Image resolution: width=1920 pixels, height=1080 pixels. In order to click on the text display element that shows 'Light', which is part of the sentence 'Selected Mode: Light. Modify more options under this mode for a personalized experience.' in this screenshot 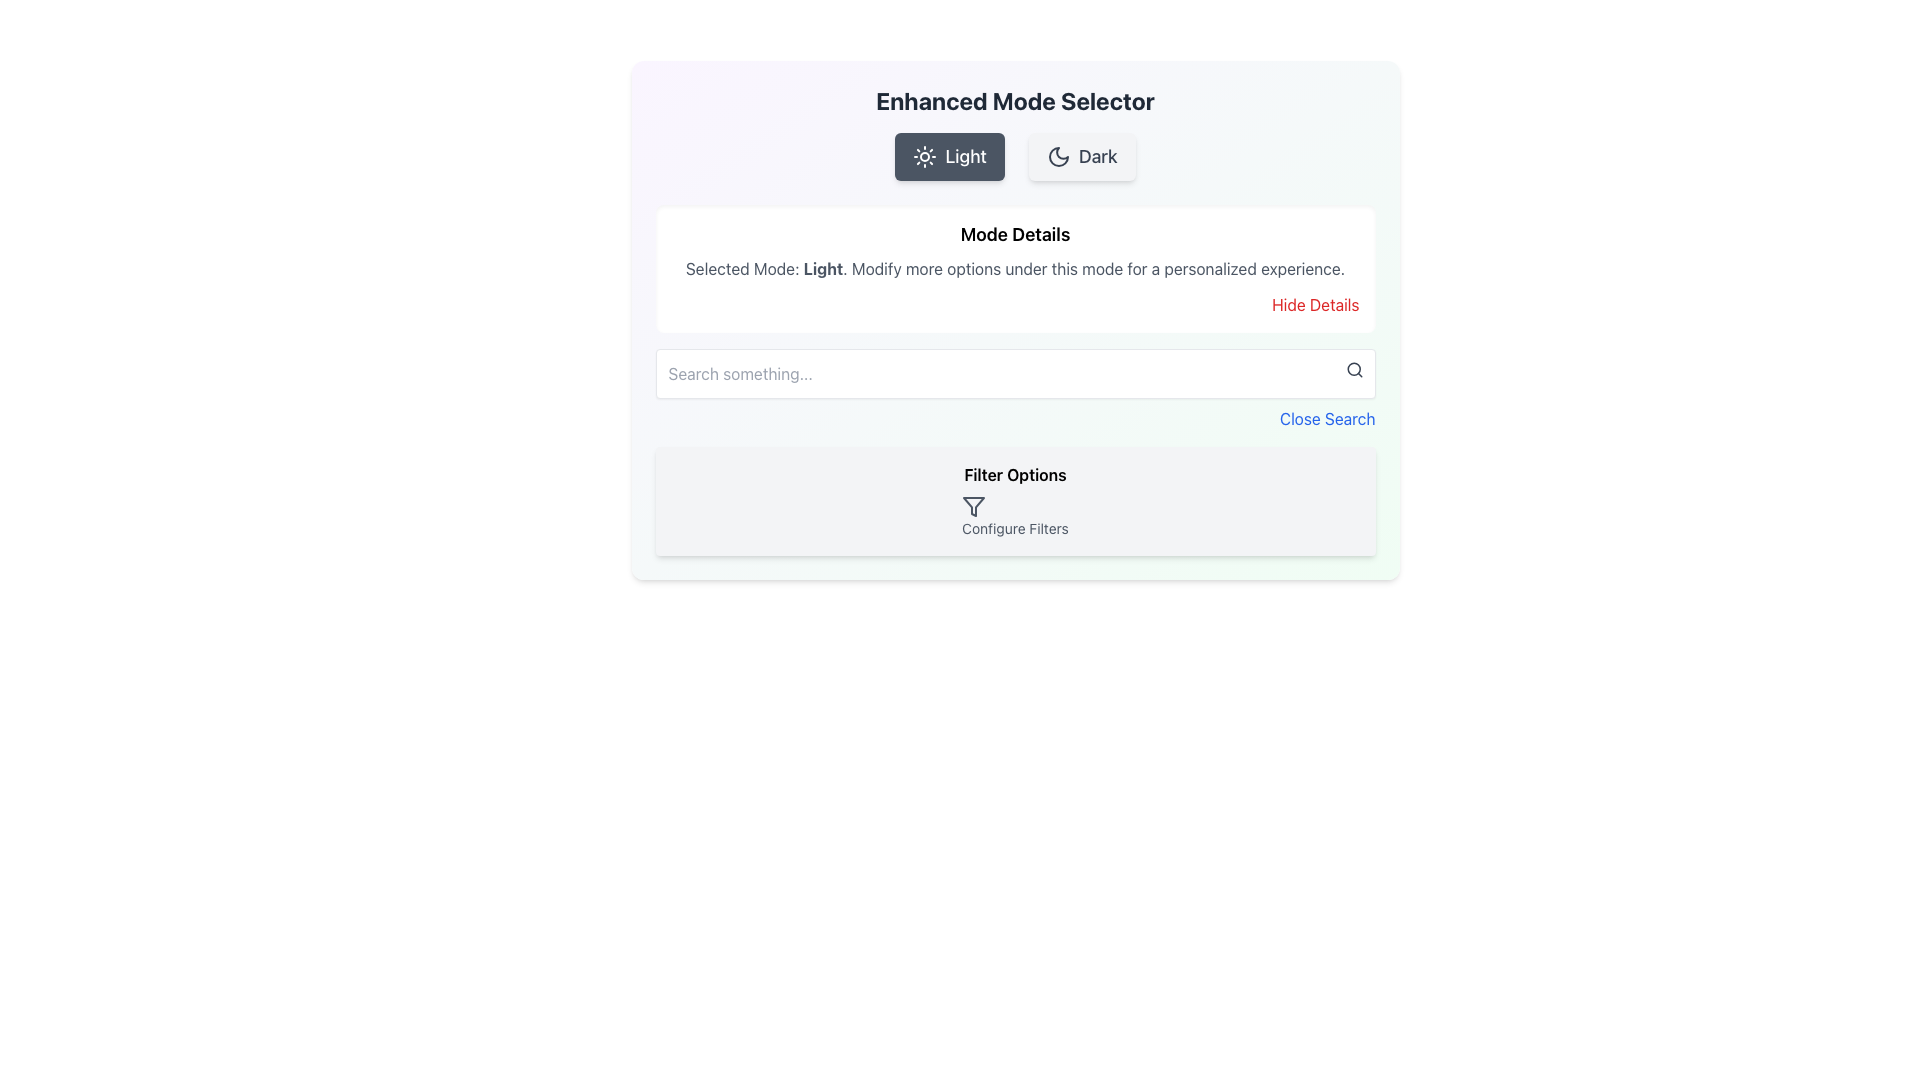, I will do `click(823, 268)`.